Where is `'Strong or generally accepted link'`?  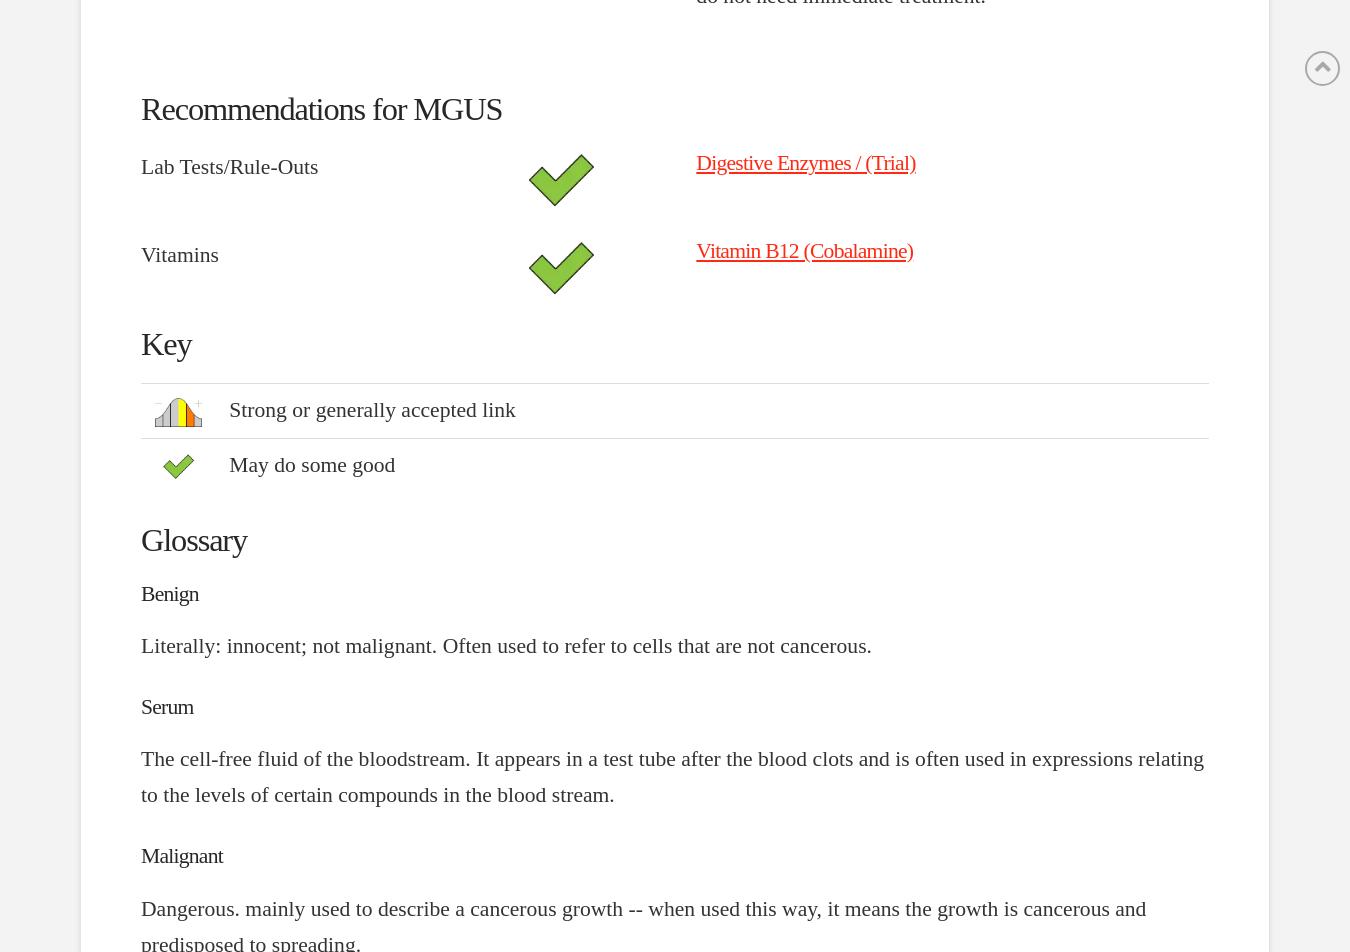 'Strong or generally accepted link' is located at coordinates (372, 410).